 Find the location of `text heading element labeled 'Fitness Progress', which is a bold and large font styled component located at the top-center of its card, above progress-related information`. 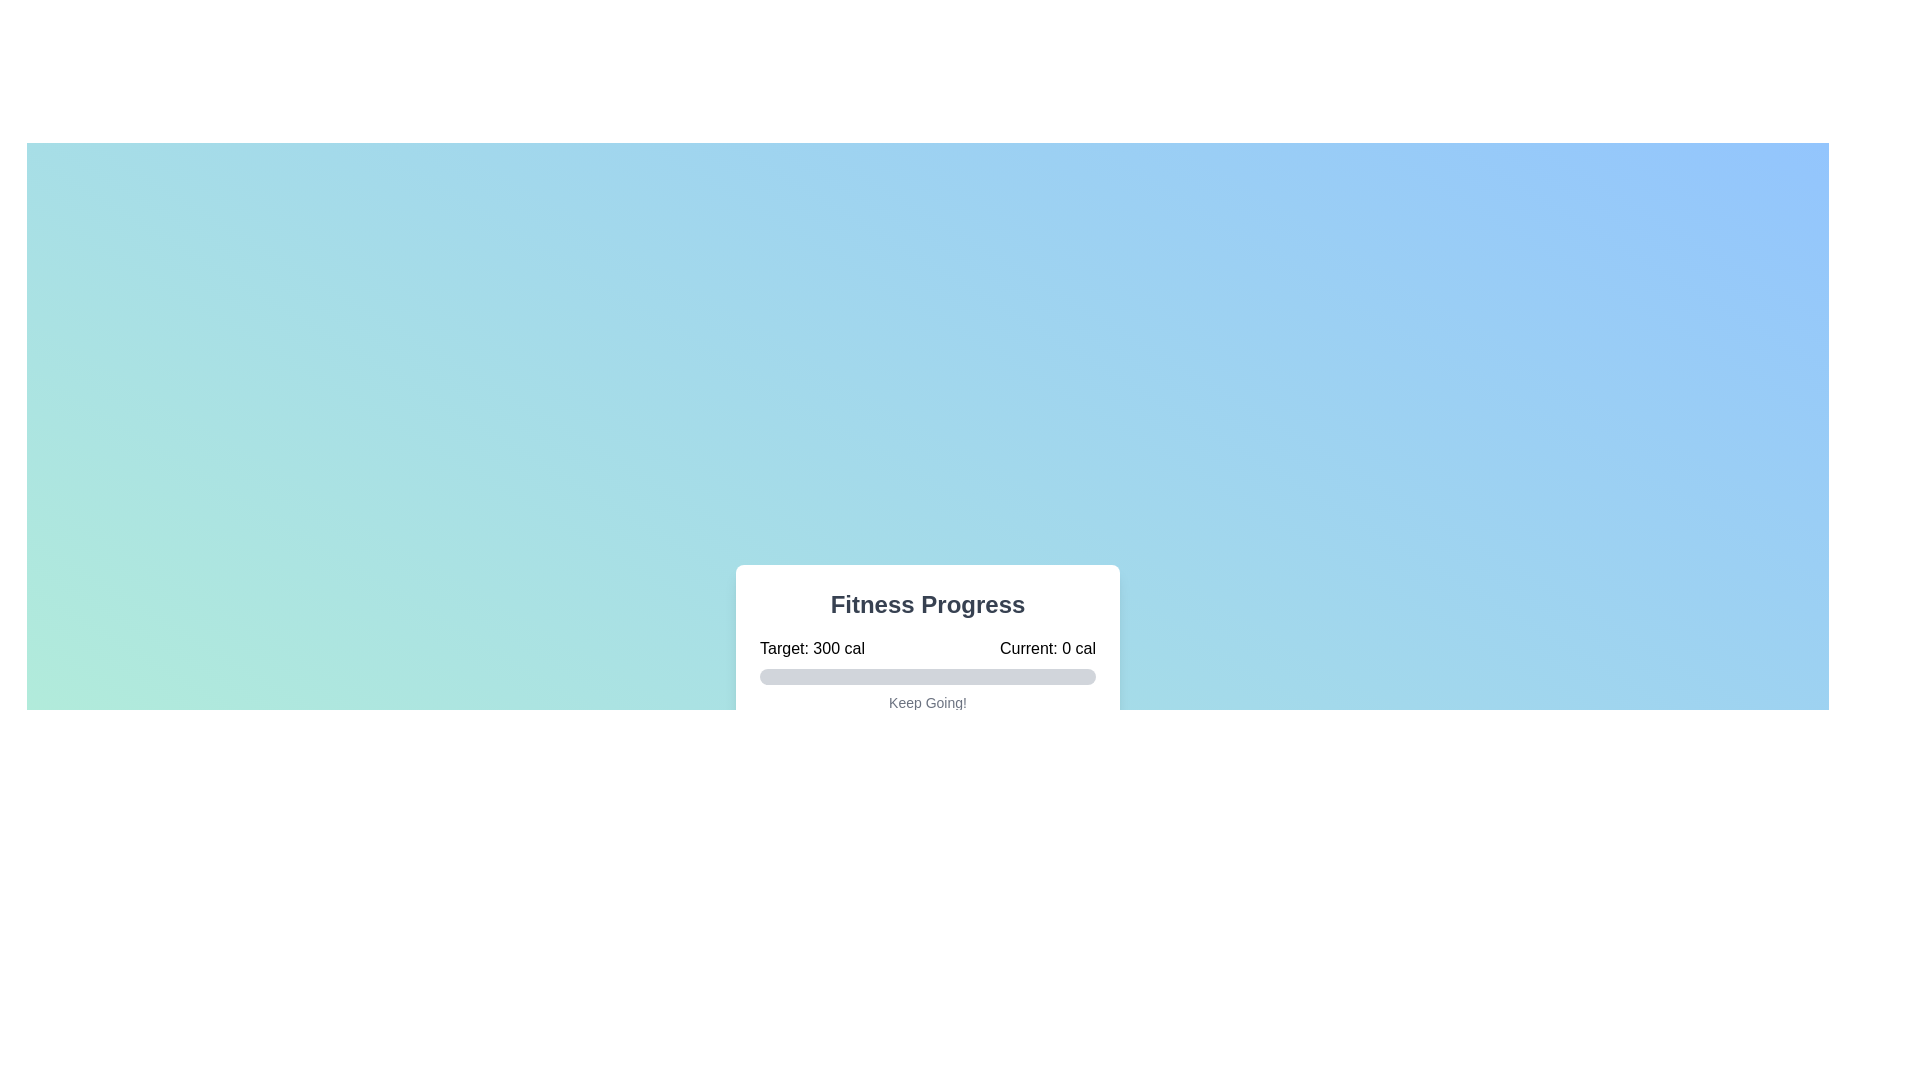

text heading element labeled 'Fitness Progress', which is a bold and large font styled component located at the top-center of its card, above progress-related information is located at coordinates (926, 604).